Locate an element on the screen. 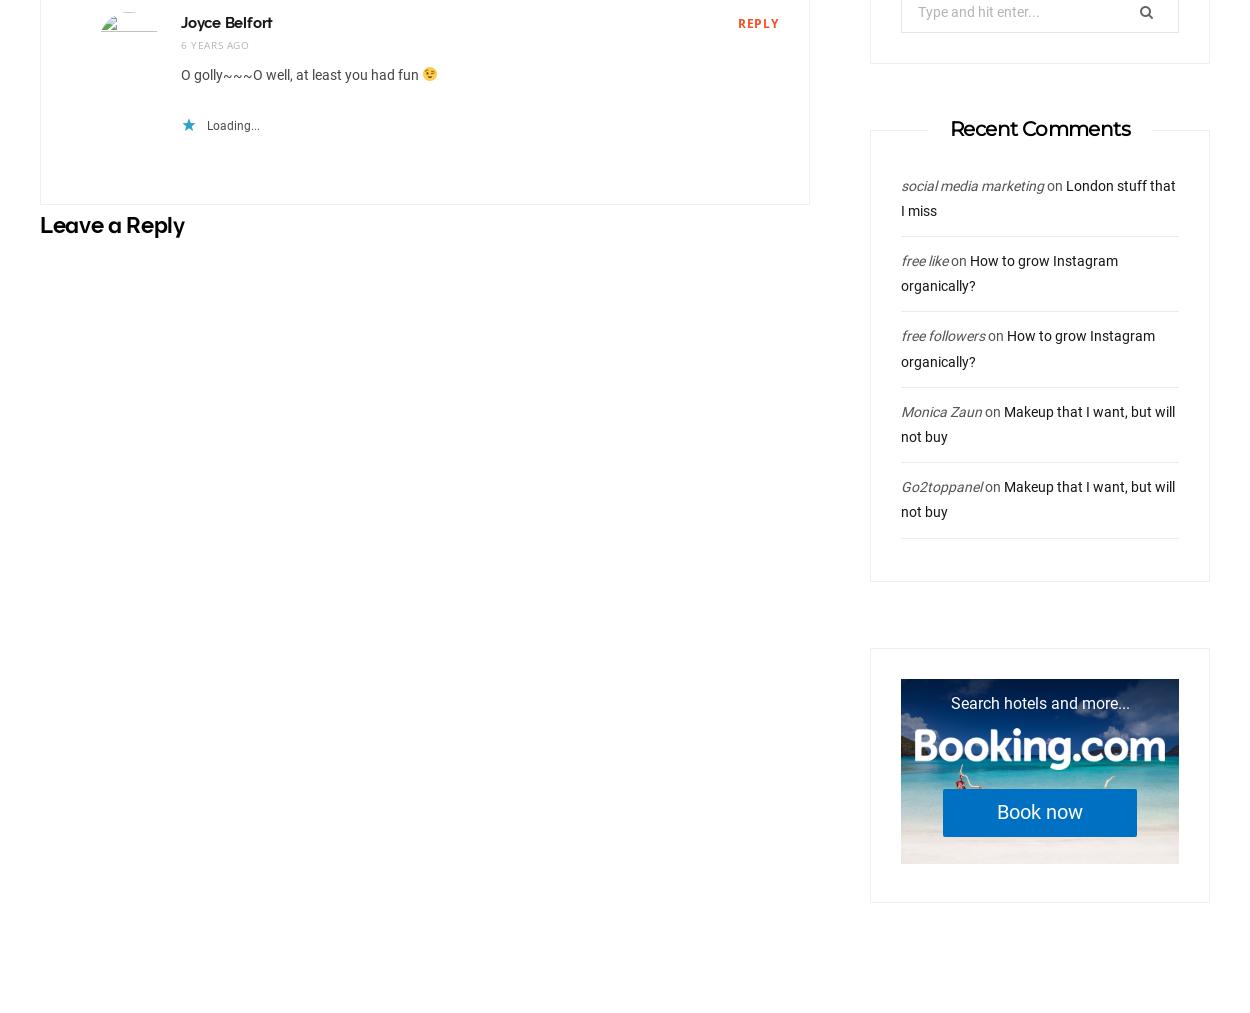 The image size is (1250, 1013). '6 years ago' is located at coordinates (213, 42).